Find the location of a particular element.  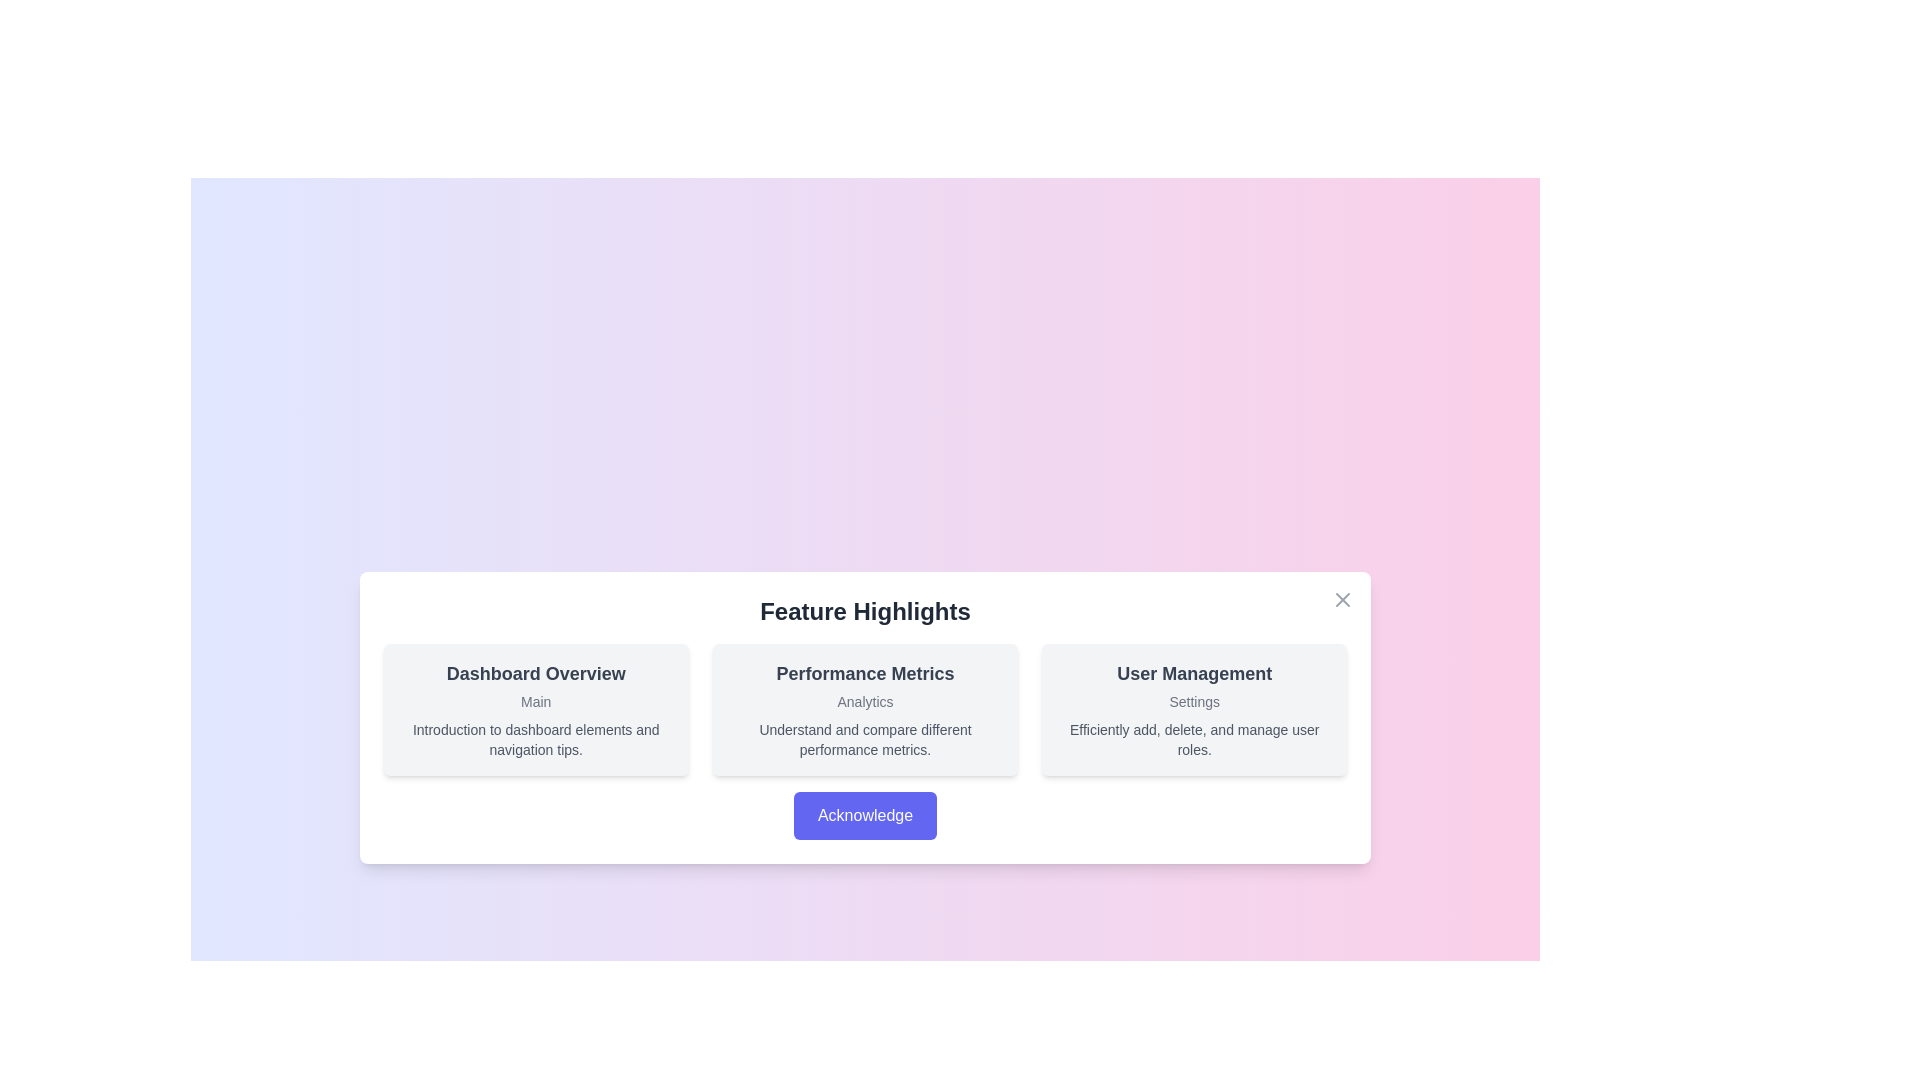

the 'Acknowledge' button to confirm the dialog contents is located at coordinates (864, 816).